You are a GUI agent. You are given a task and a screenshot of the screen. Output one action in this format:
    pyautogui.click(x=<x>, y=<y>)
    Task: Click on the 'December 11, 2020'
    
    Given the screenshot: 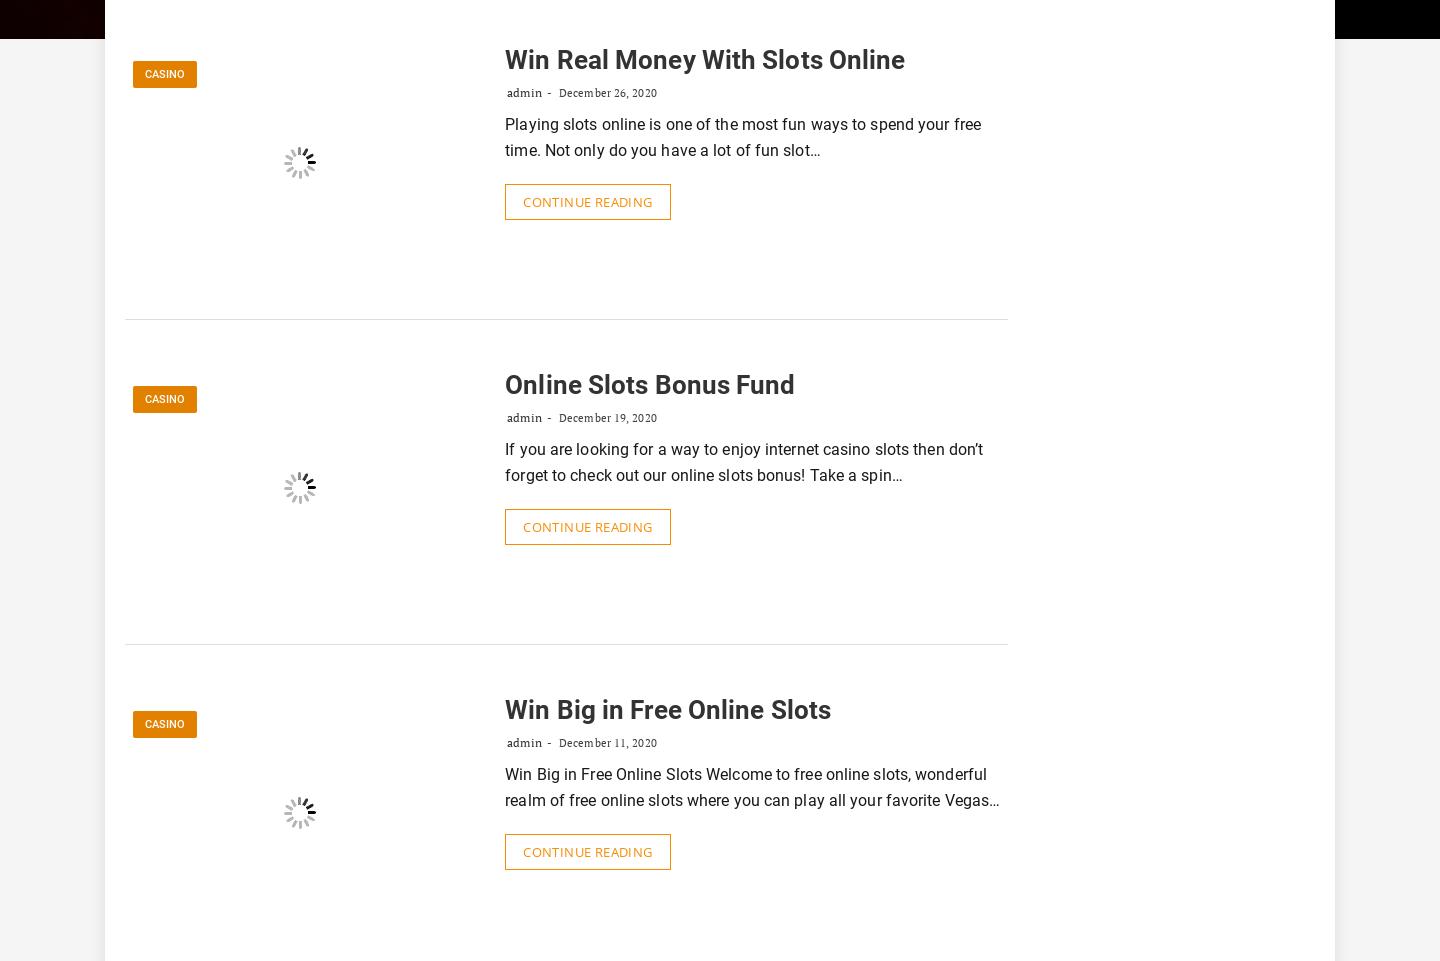 What is the action you would take?
    pyautogui.click(x=604, y=743)
    